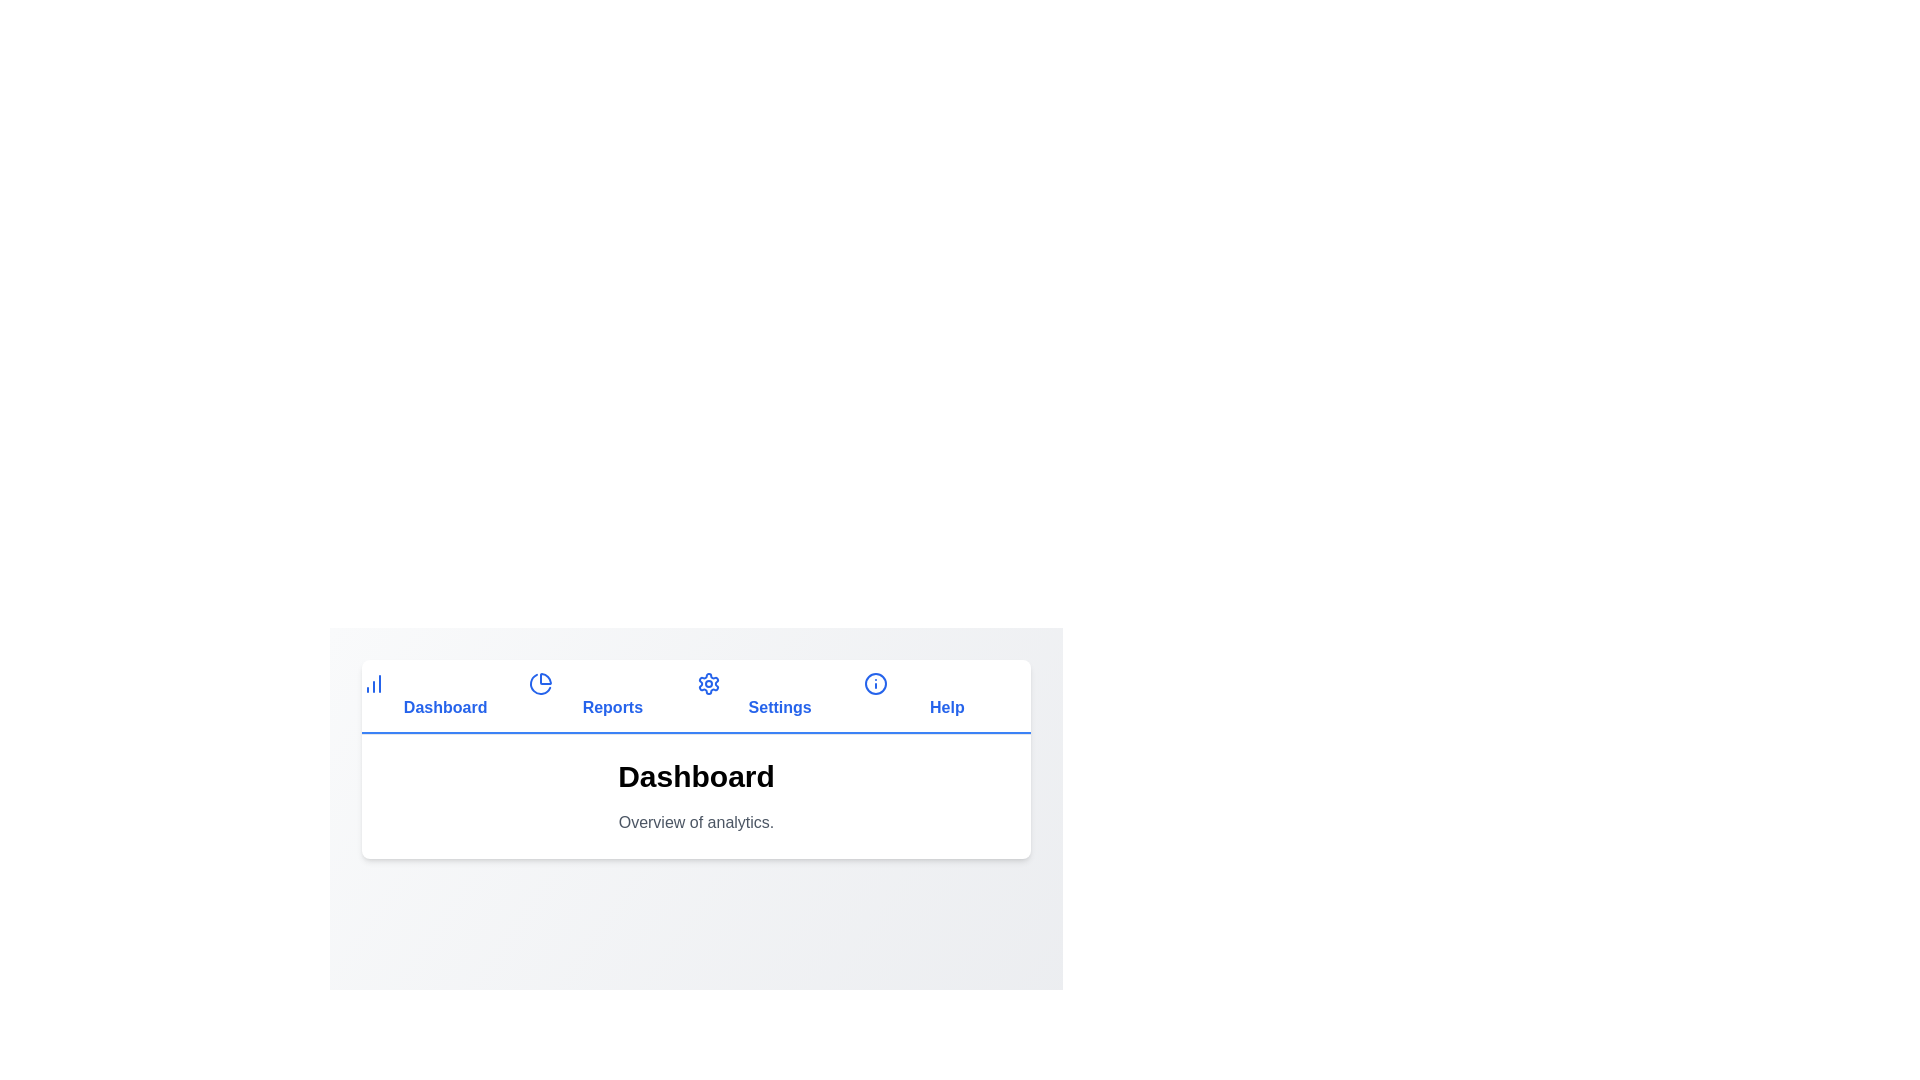 The image size is (1920, 1080). Describe the element at coordinates (696, 784) in the screenshot. I see `the large, bold, black text displaying 'Dashboard' which is centrally positioned within a white card in the dashboard interface` at that location.